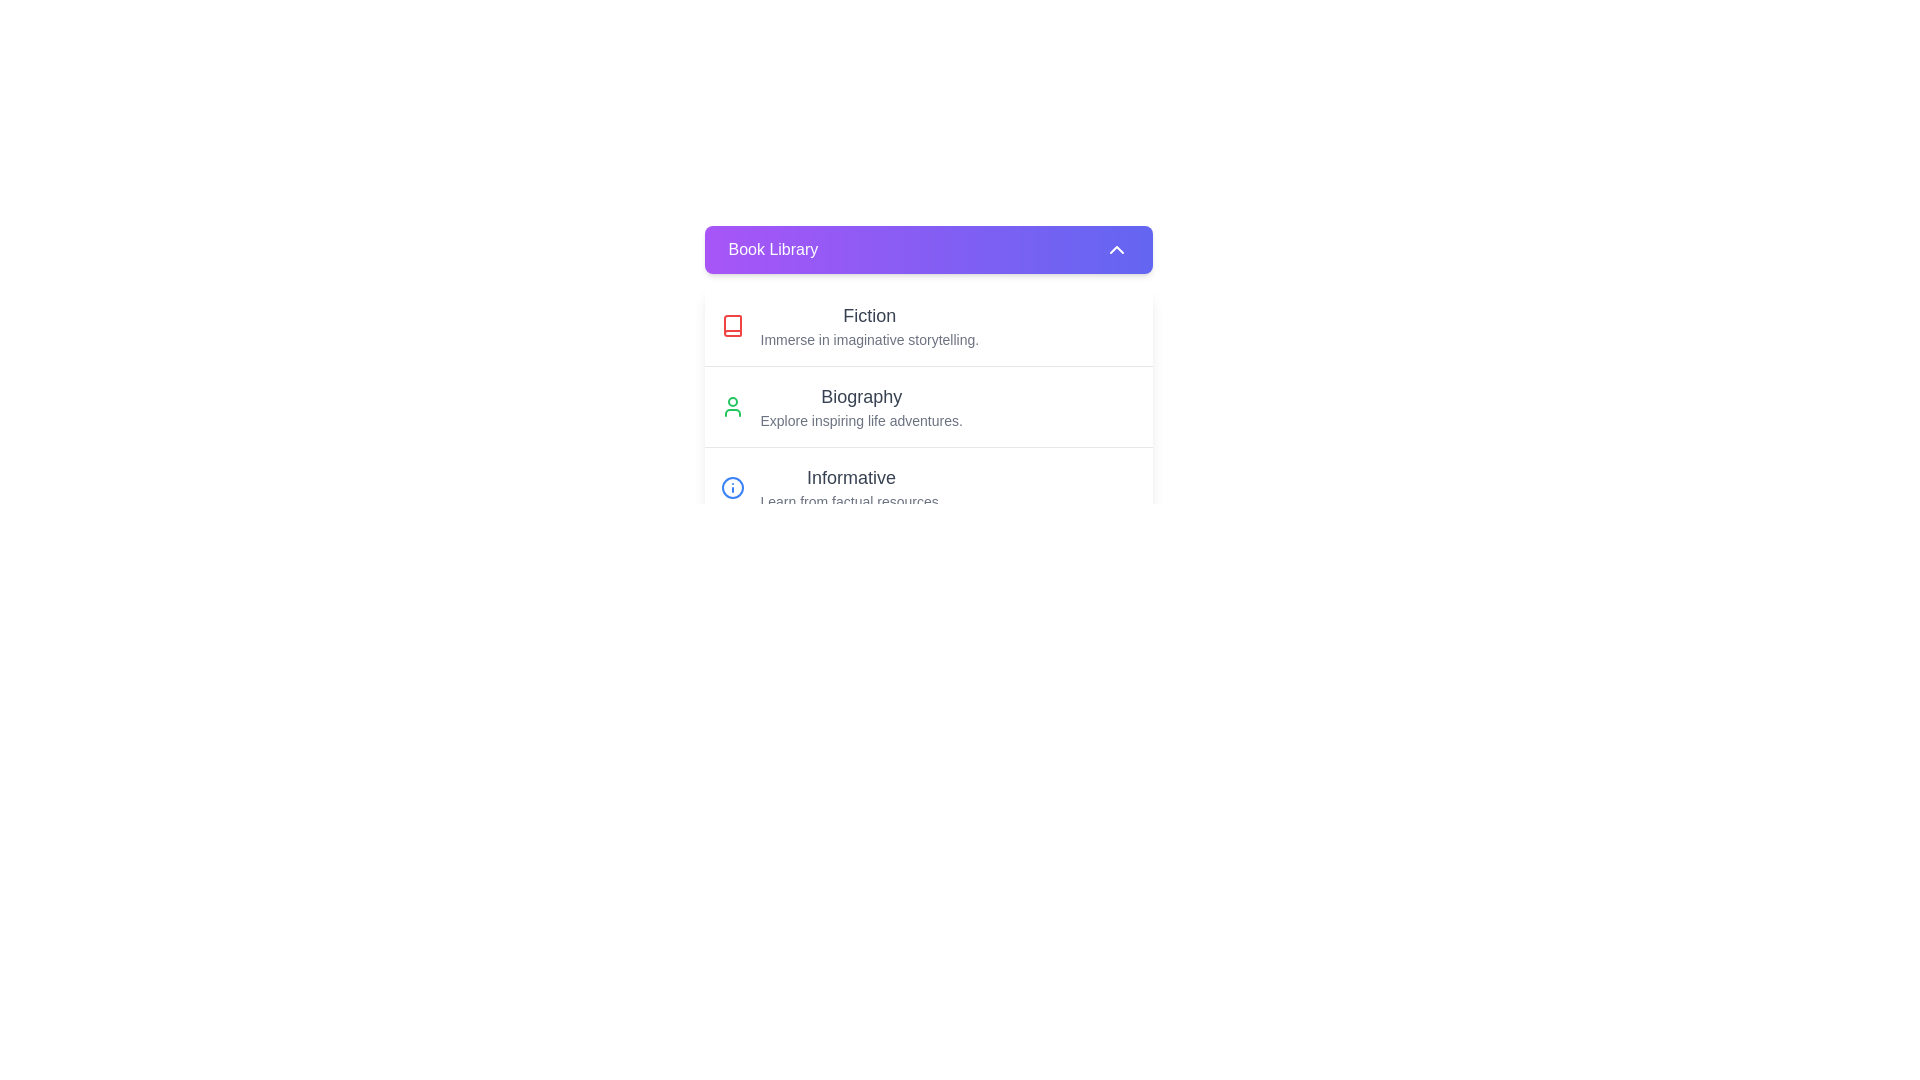 The image size is (1920, 1080). Describe the element at coordinates (731, 406) in the screenshot. I see `the user icon, which is an outline of a person styled in green, located to the left of the 'Biography' text in the list item describing the category 'Biography'` at that location.